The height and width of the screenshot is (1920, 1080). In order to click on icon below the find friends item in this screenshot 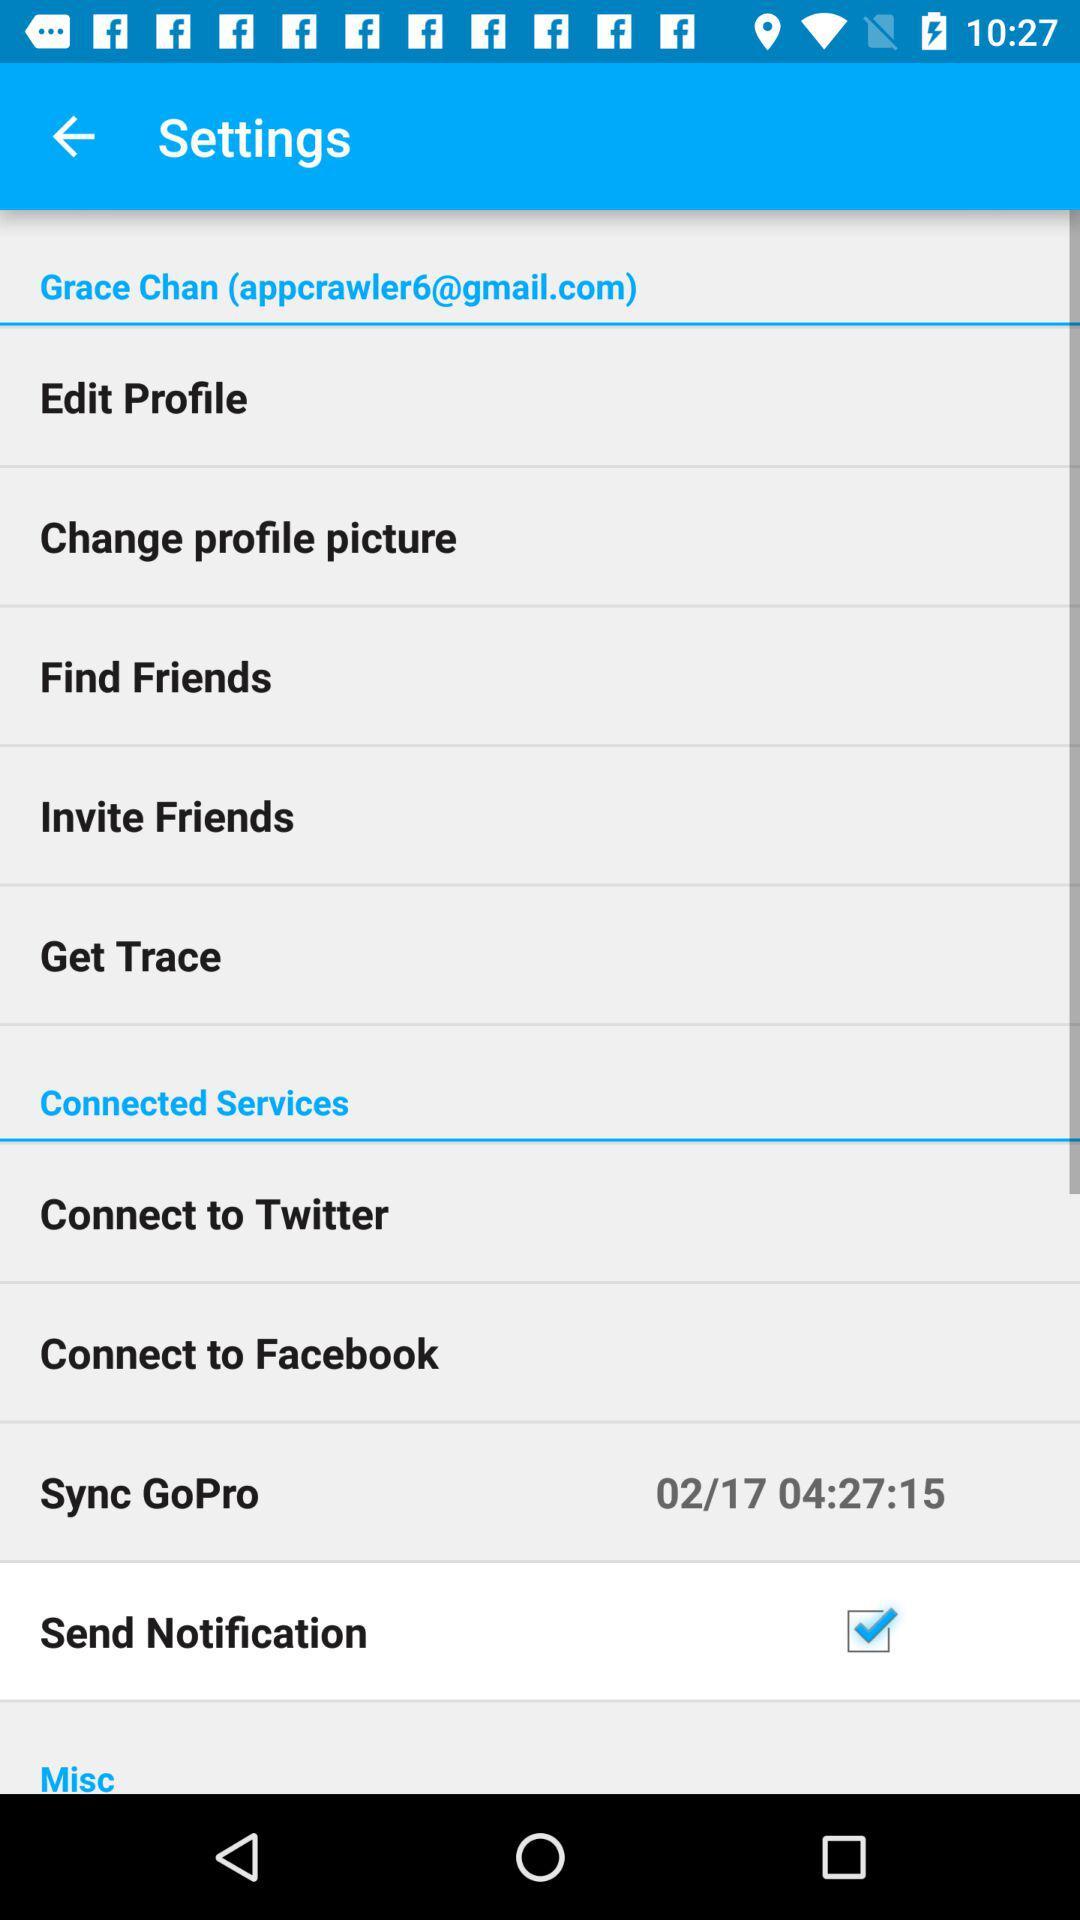, I will do `click(540, 815)`.